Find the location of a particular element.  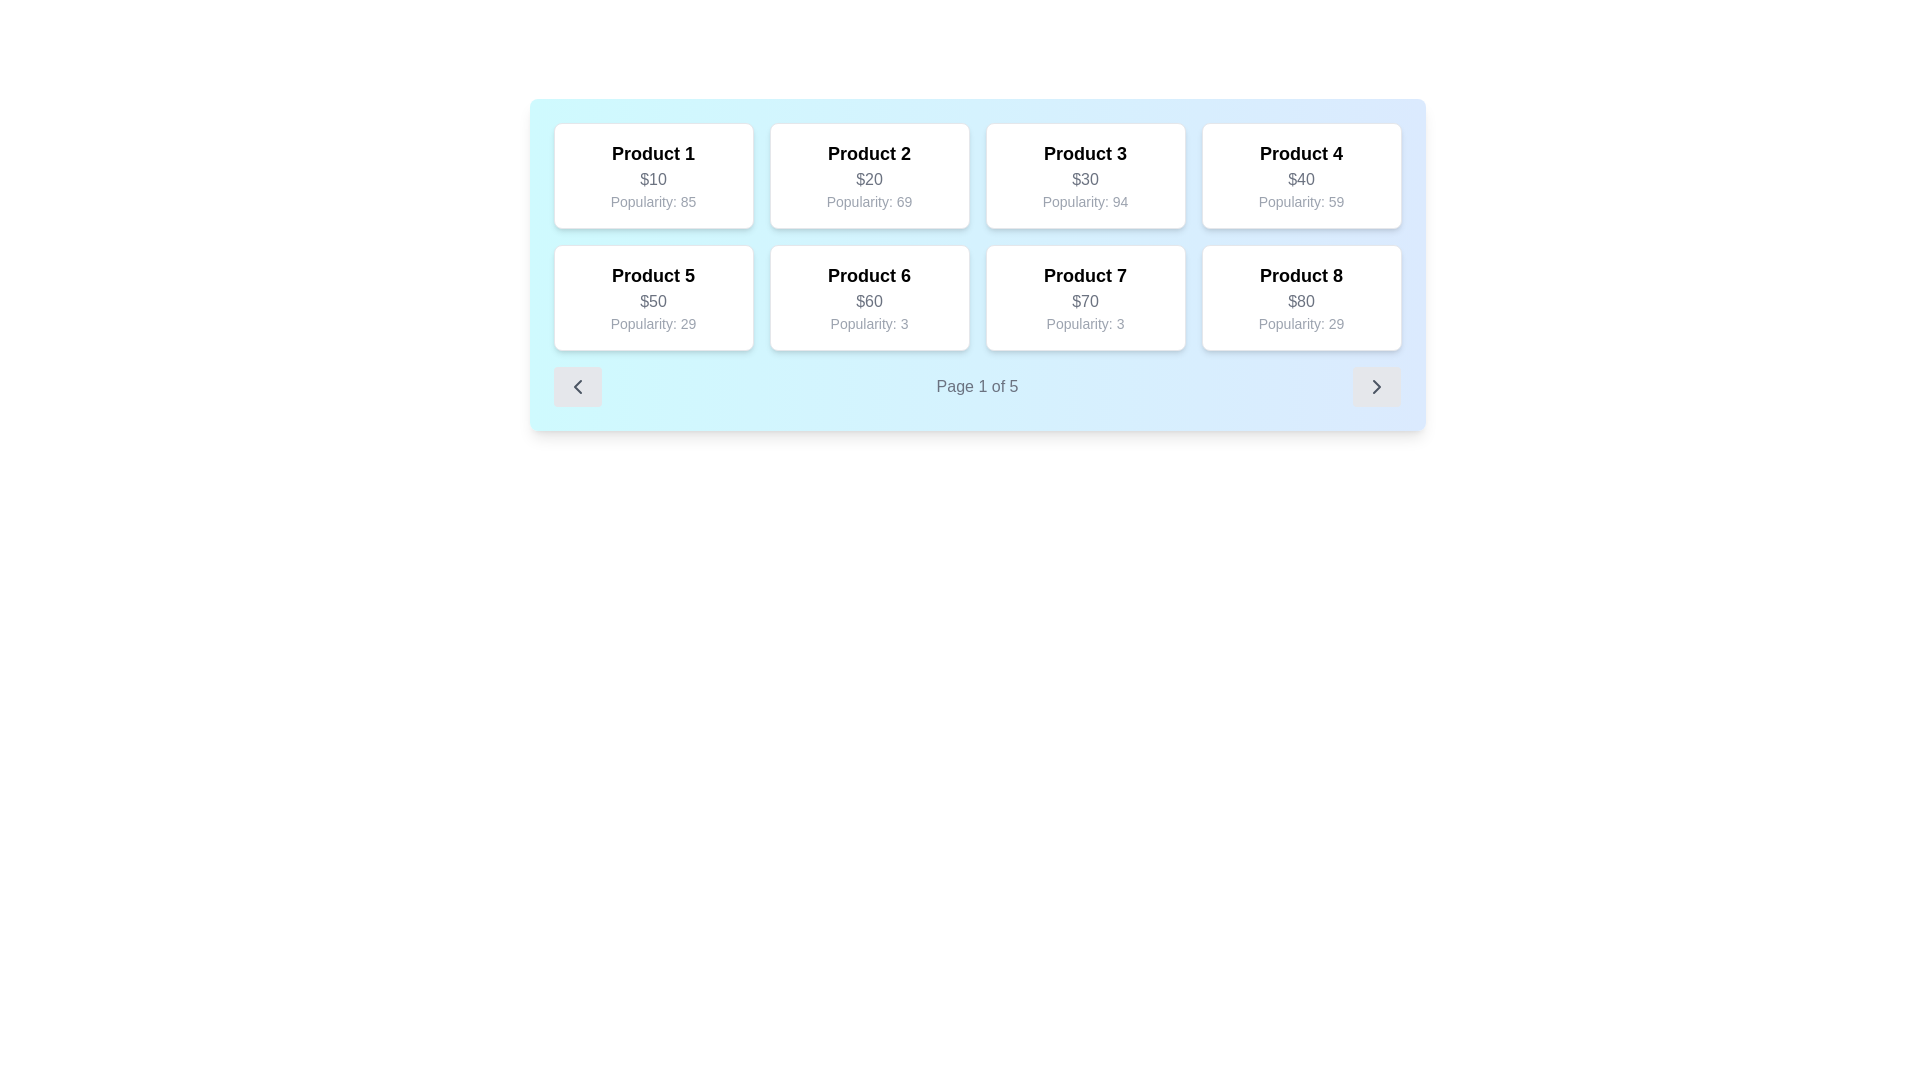

the text label displaying 'Popularity: 3', which is styled with a small font and gray color, located below the '$60' text within the card labeled 'Product 6' is located at coordinates (869, 323).